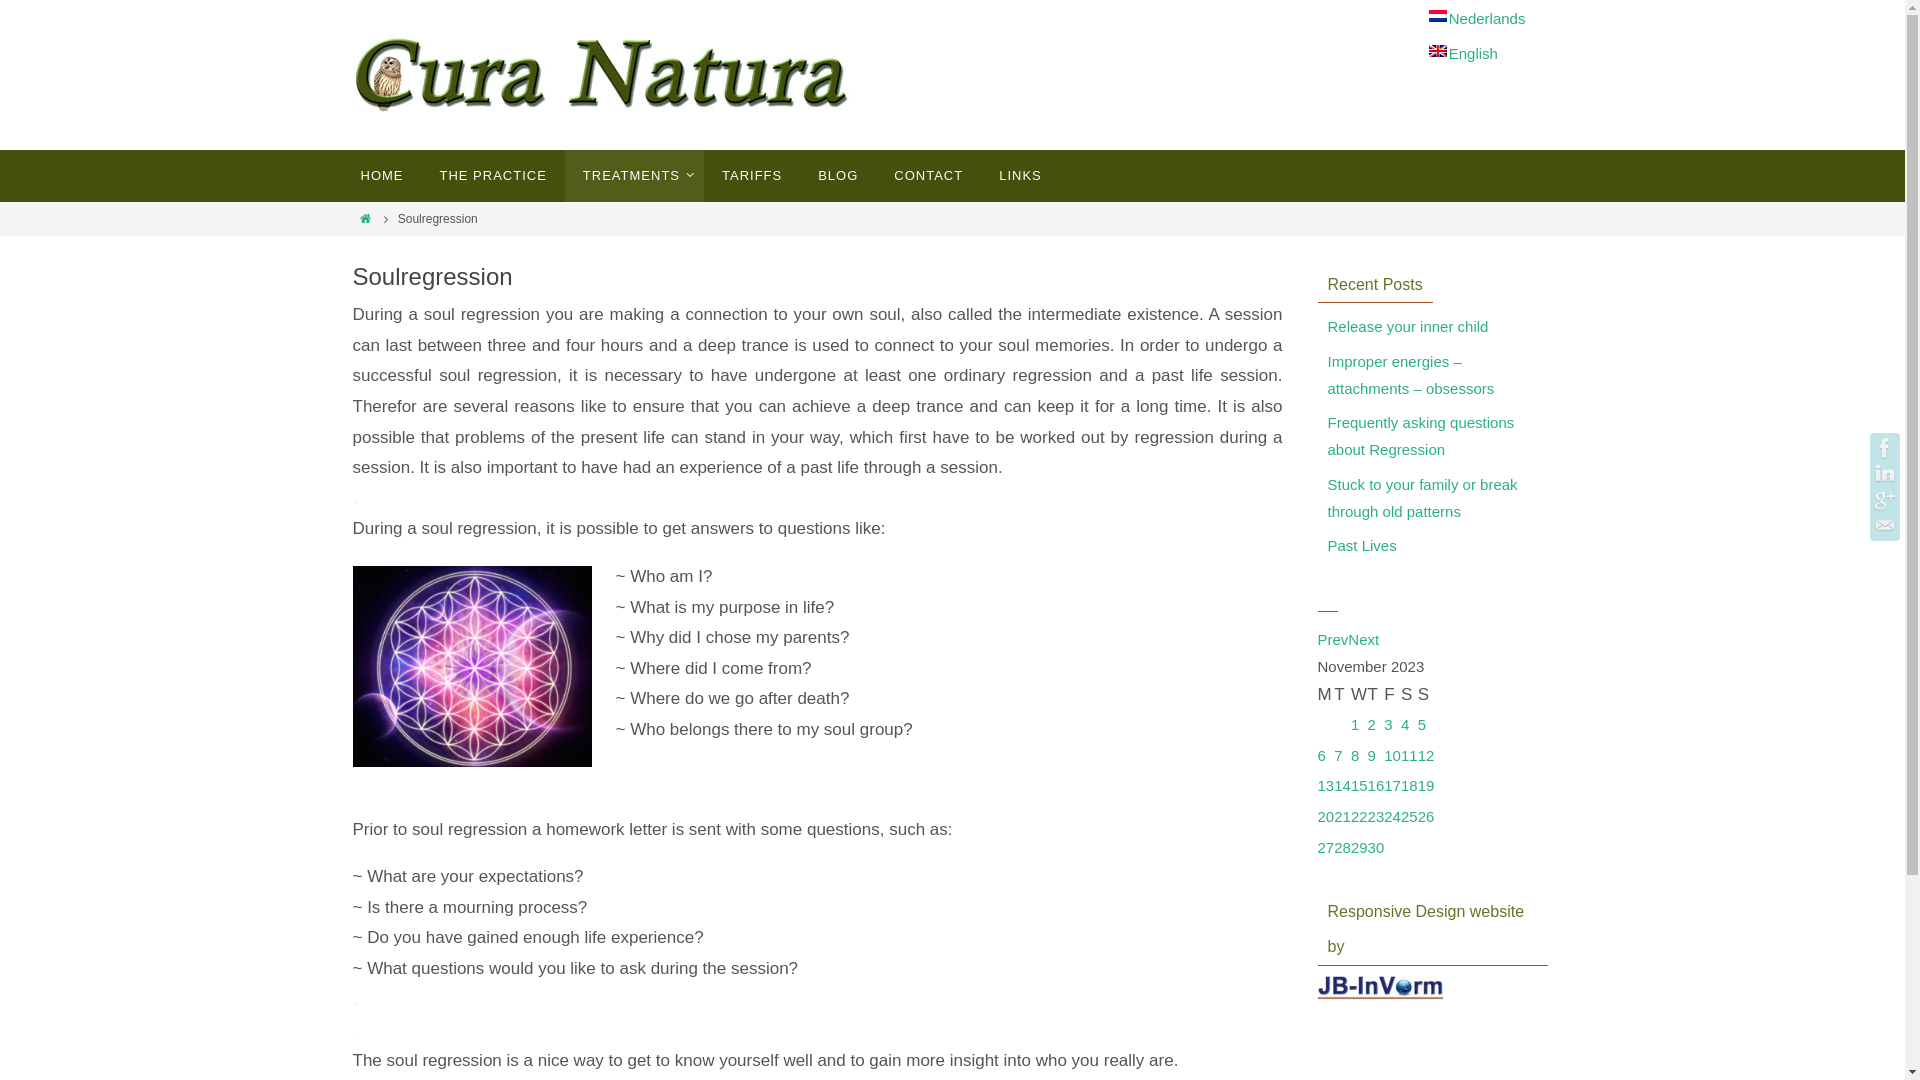 The image size is (1920, 1080). Describe the element at coordinates (1342, 785) in the screenshot. I see `'14'` at that location.